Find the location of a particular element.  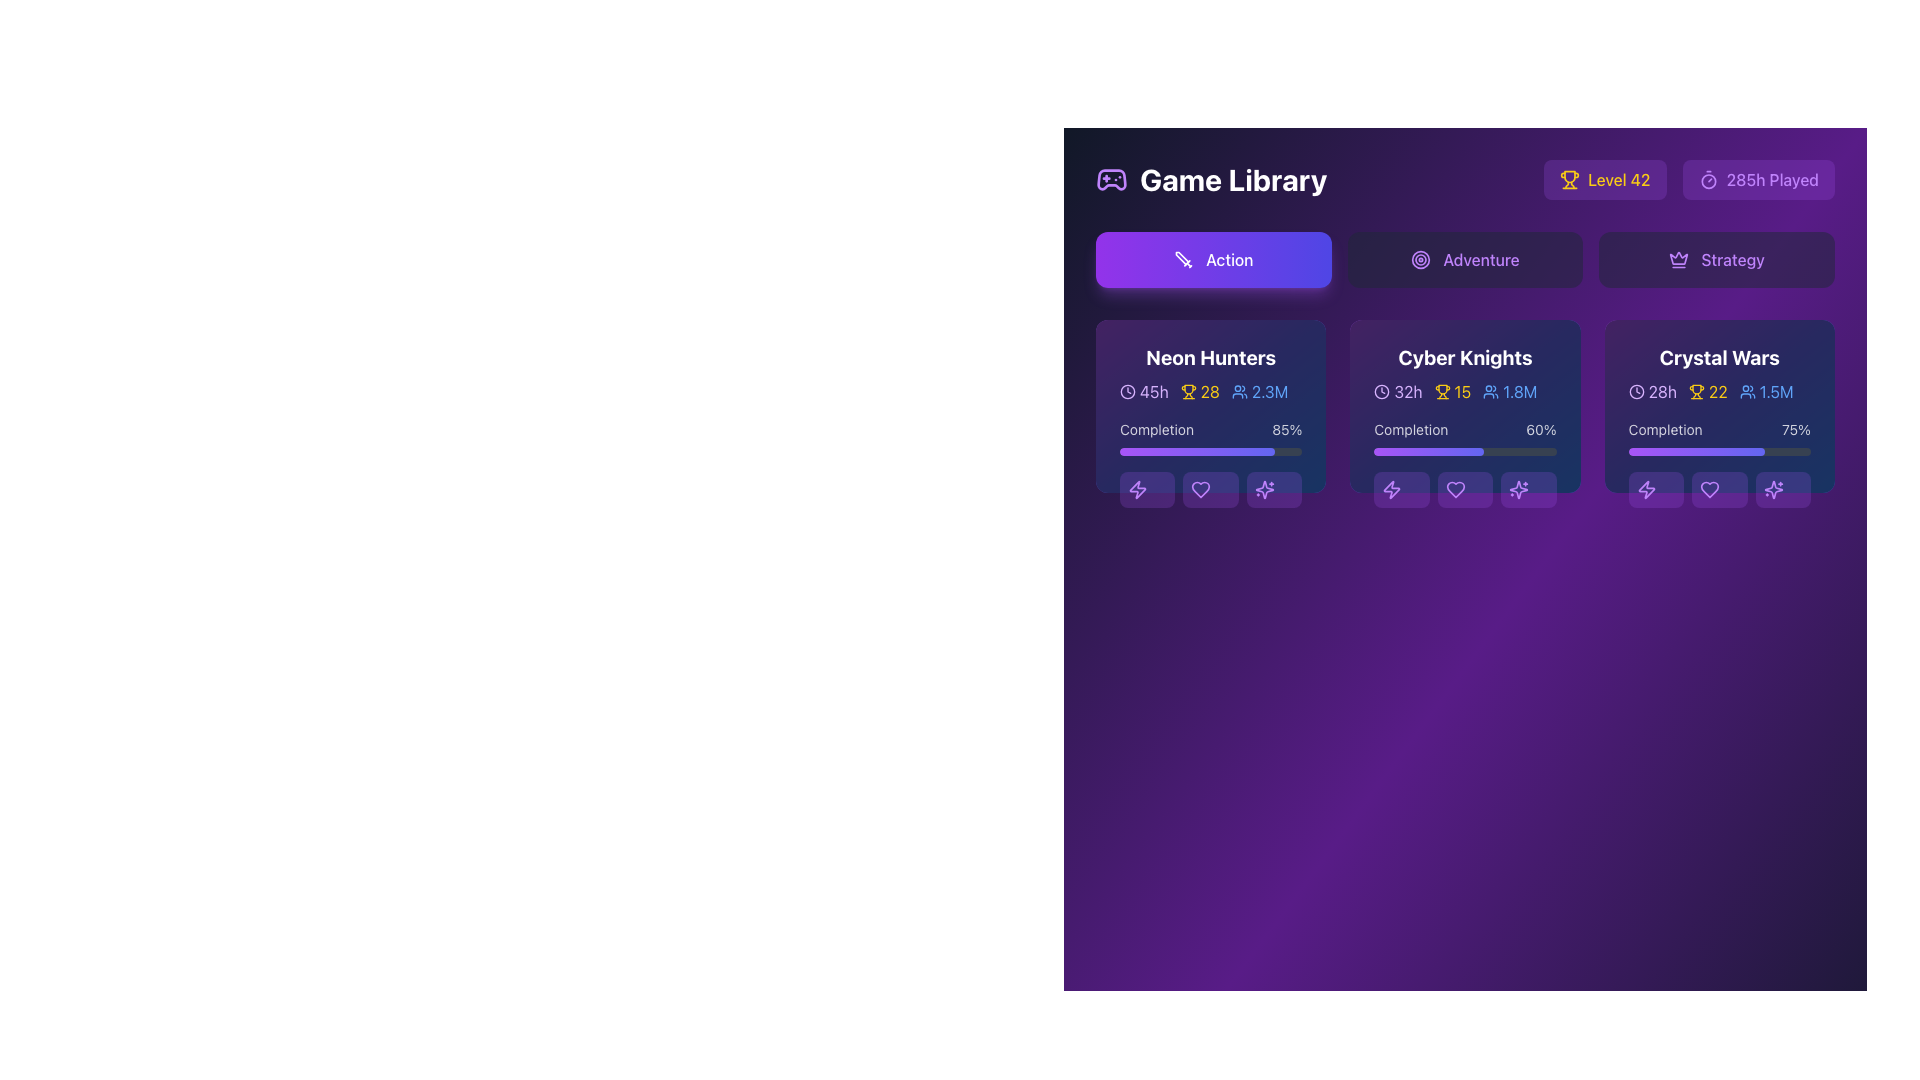

the heart icon button located at the bottom of the 'Cyber Knights' card to observe hover effects is located at coordinates (1455, 489).